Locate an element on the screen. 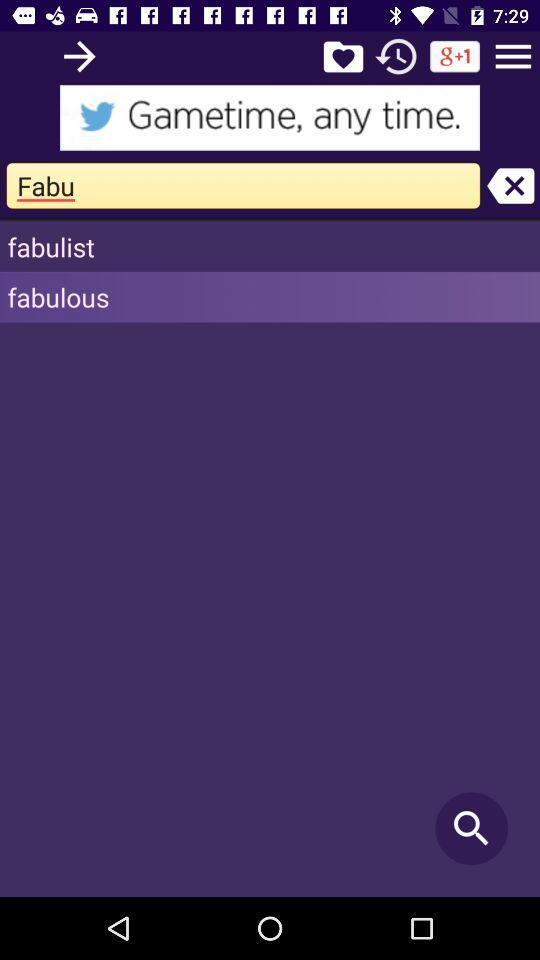 The width and height of the screenshot is (540, 960). favorites is located at coordinates (342, 55).